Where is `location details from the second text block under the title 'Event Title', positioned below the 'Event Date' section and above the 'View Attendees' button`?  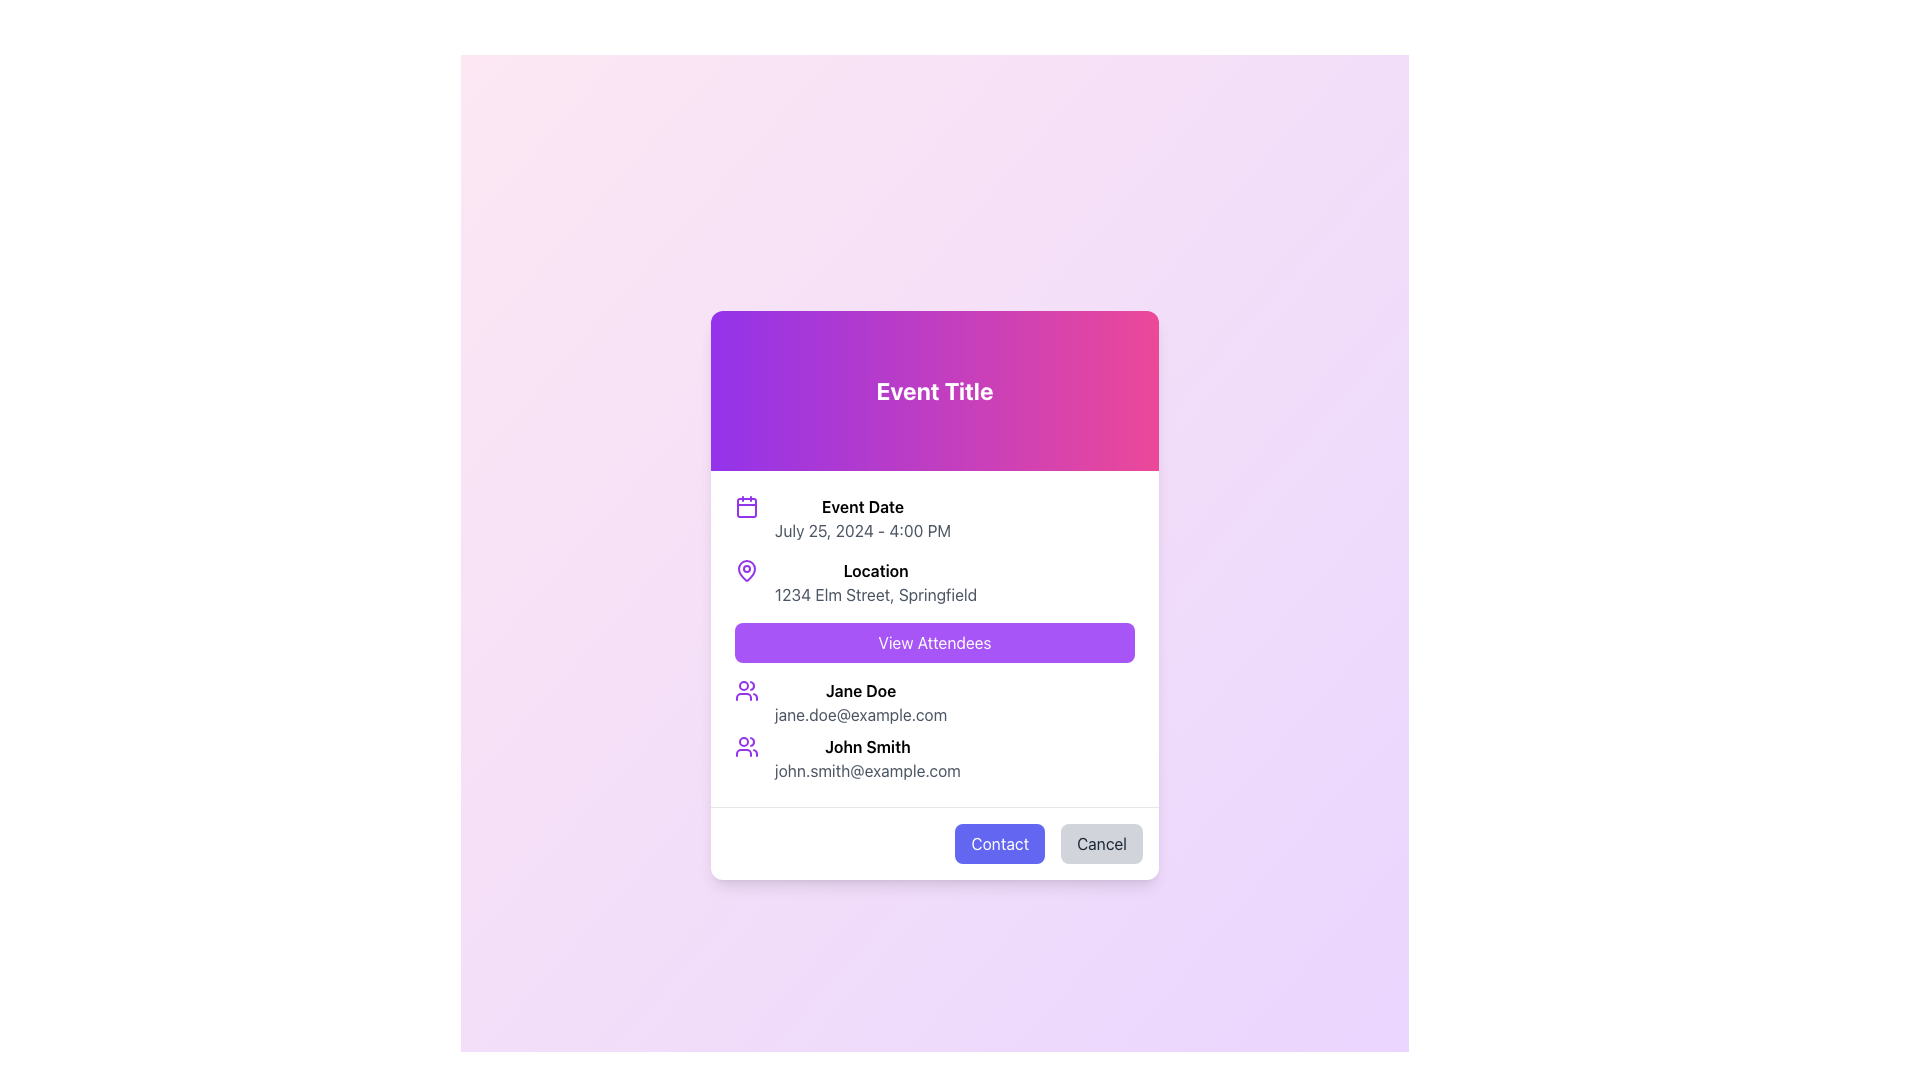
location details from the second text block under the title 'Event Title', positioned below the 'Event Date' section and above the 'View Attendees' button is located at coordinates (876, 582).